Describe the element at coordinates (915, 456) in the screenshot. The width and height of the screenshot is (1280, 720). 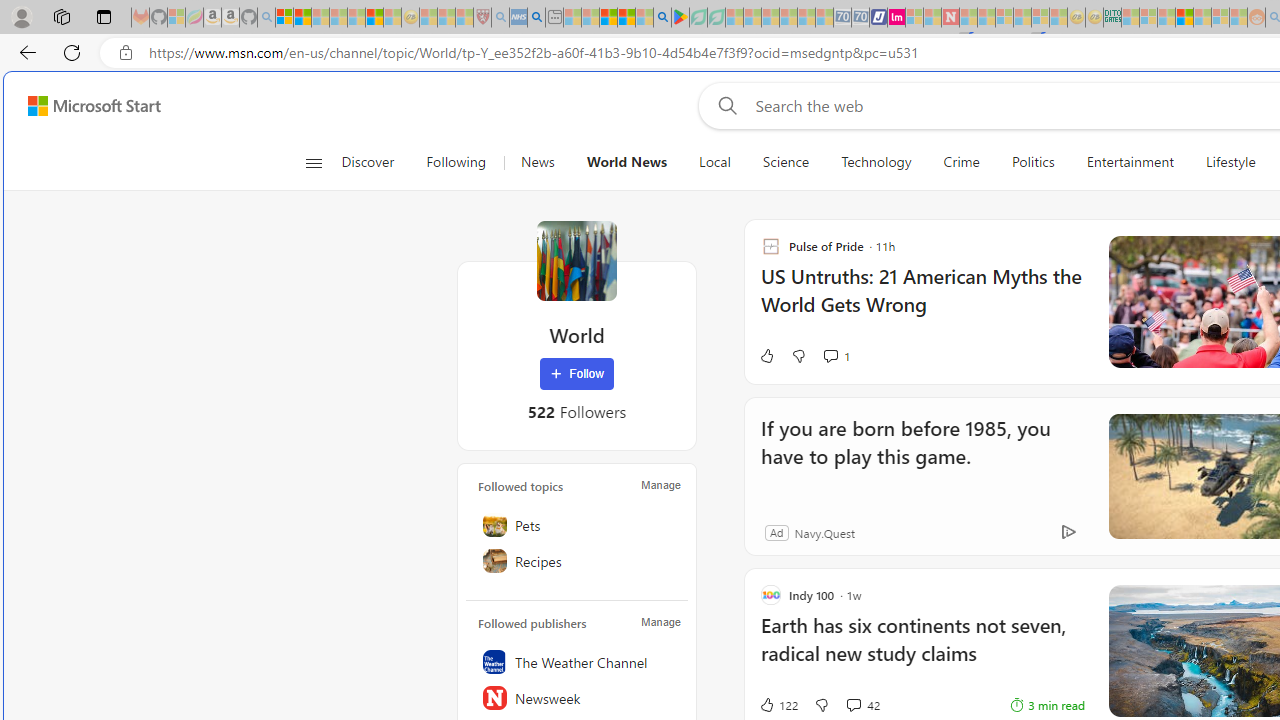
I see `'If you are born before 1985, you have to play this game.'` at that location.